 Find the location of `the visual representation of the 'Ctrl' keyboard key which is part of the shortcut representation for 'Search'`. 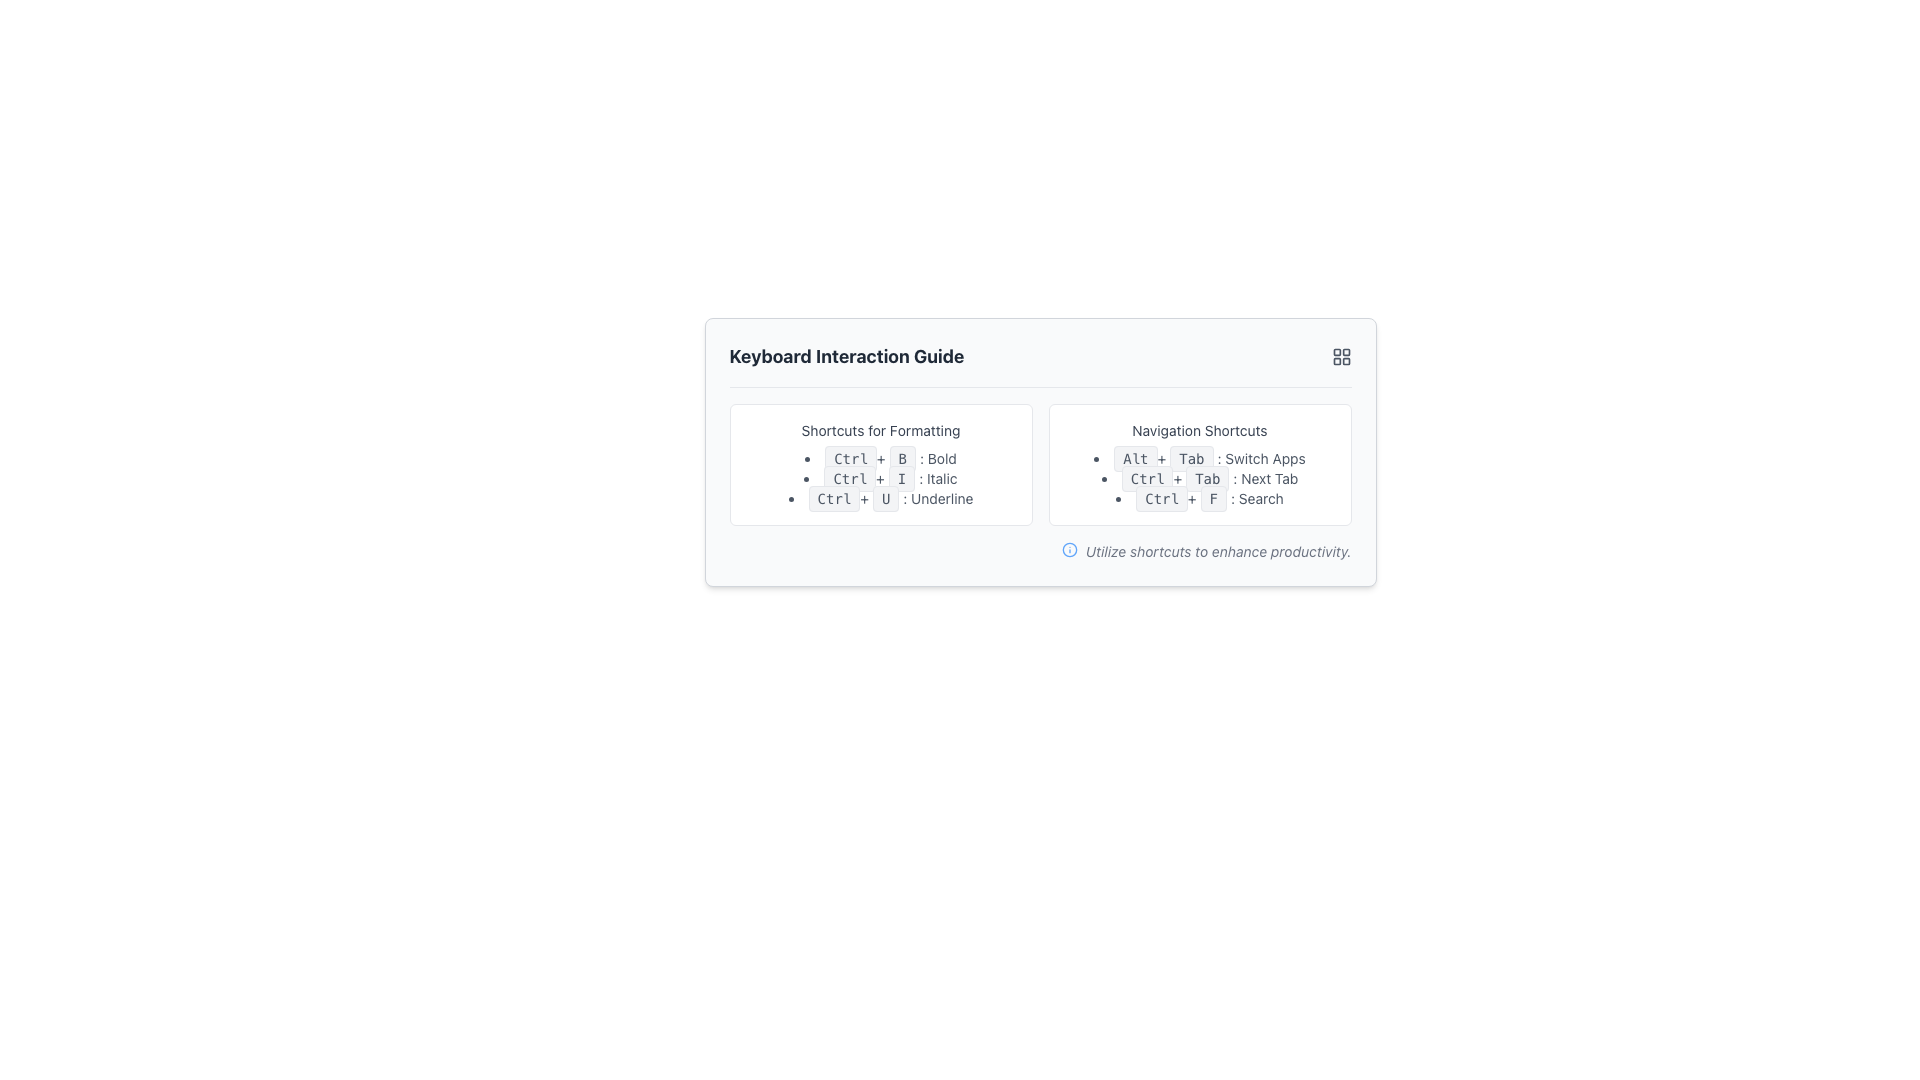

the visual representation of the 'Ctrl' keyboard key which is part of the shortcut representation for 'Search' is located at coordinates (1161, 497).